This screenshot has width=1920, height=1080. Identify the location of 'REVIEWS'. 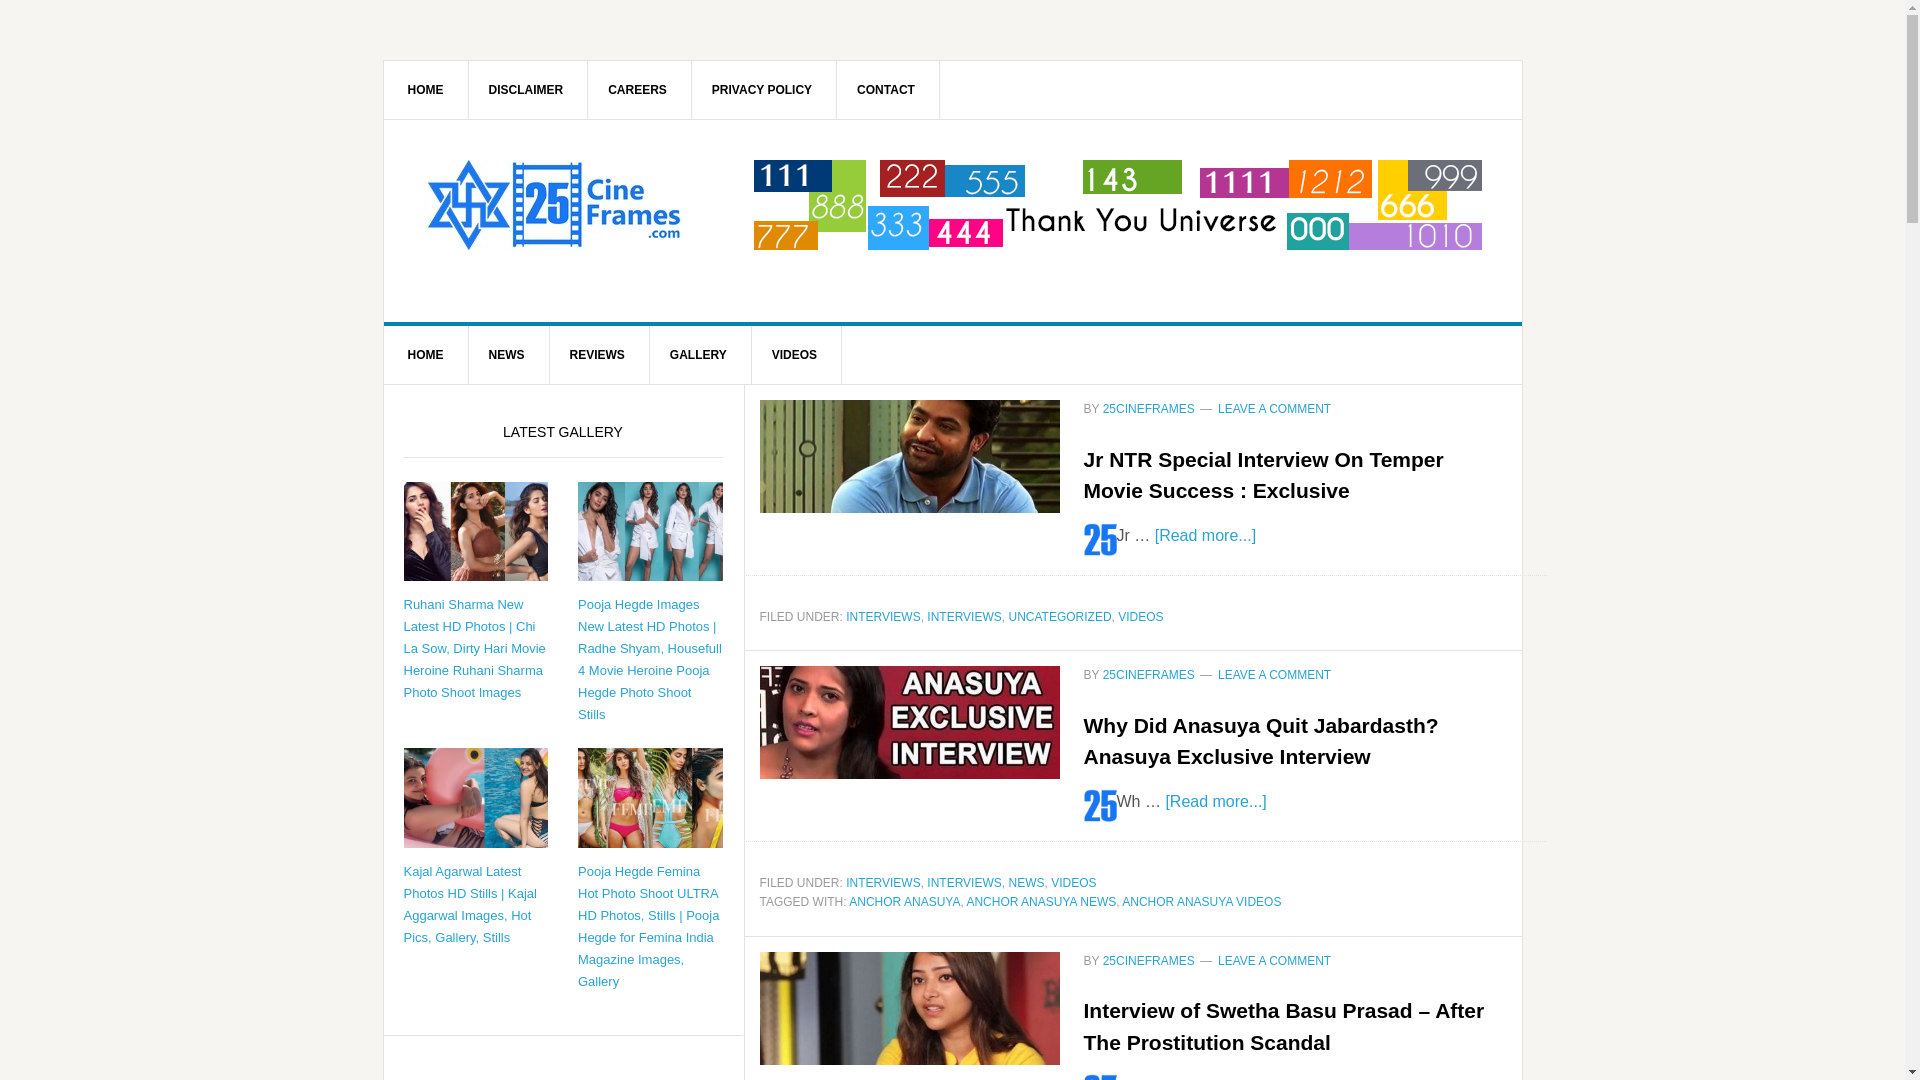
(597, 353).